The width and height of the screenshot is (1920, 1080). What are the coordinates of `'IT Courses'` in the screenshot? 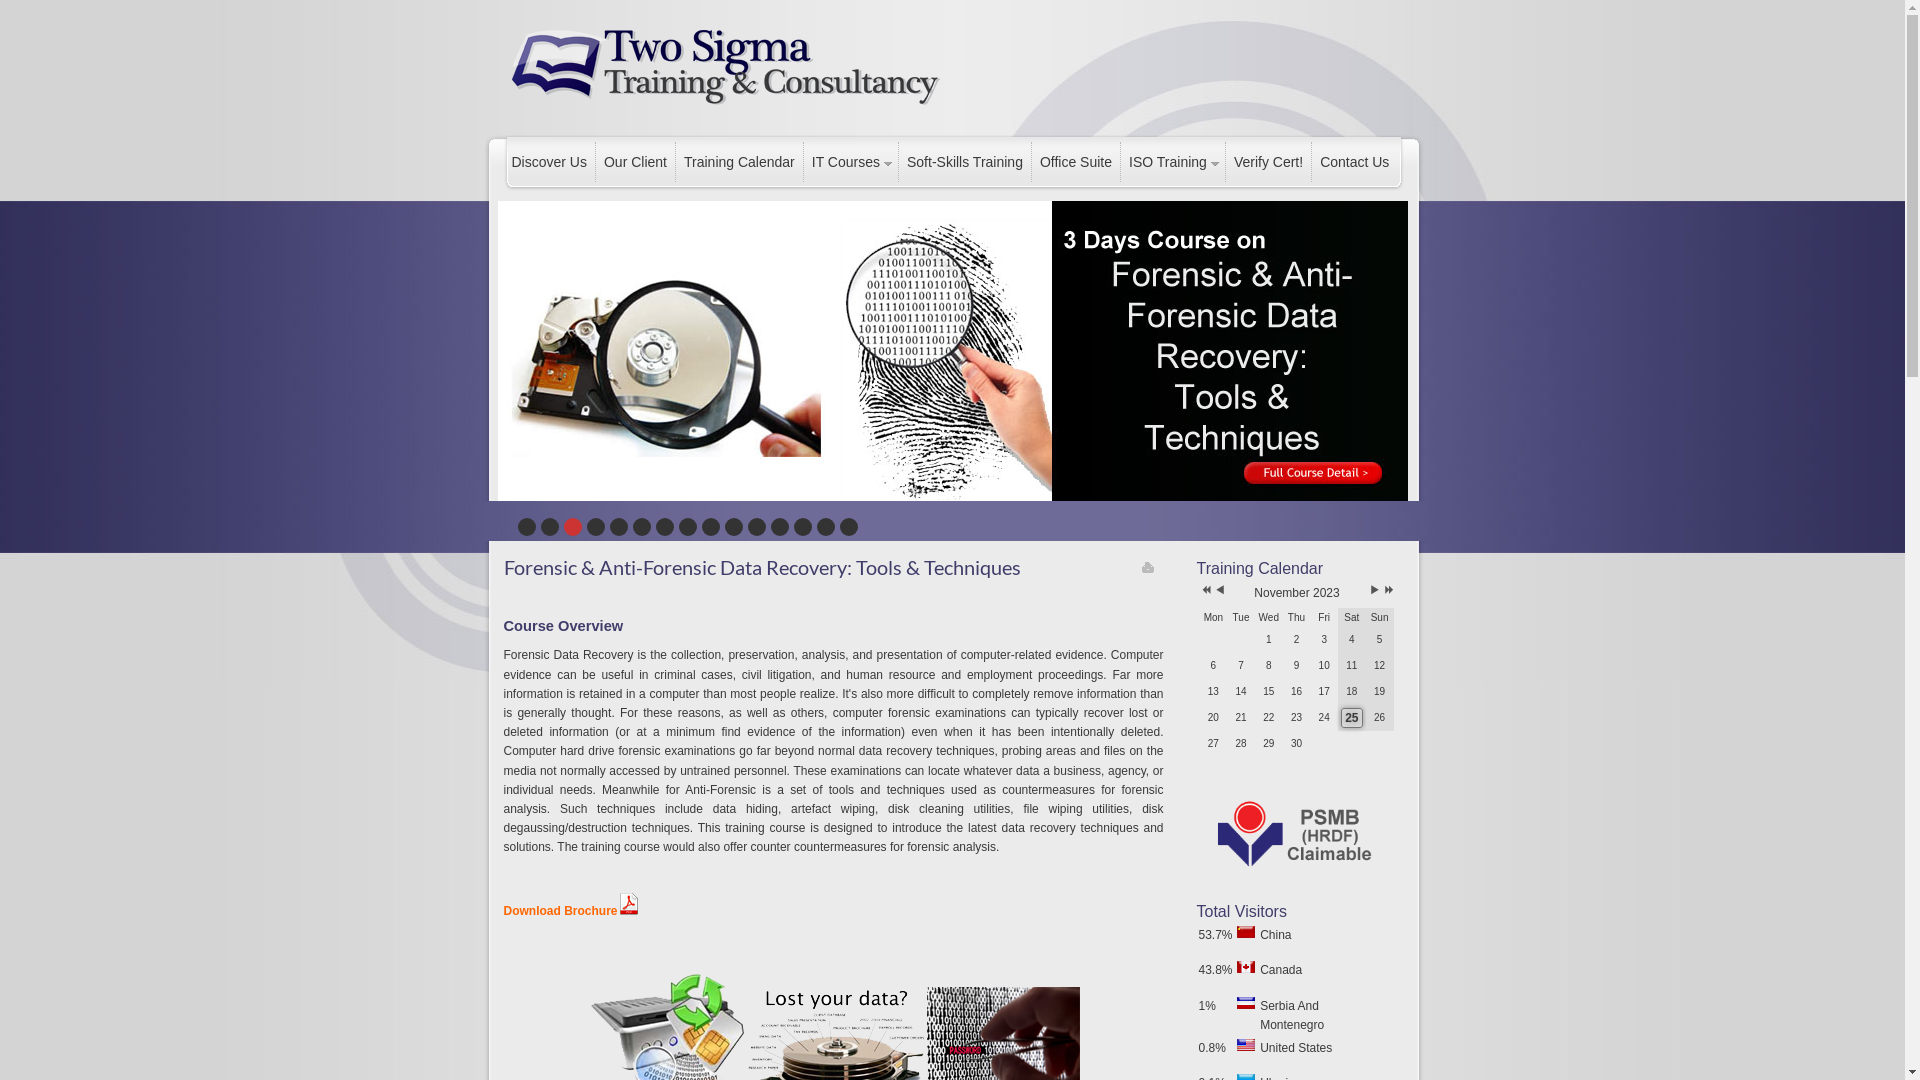 It's located at (850, 161).